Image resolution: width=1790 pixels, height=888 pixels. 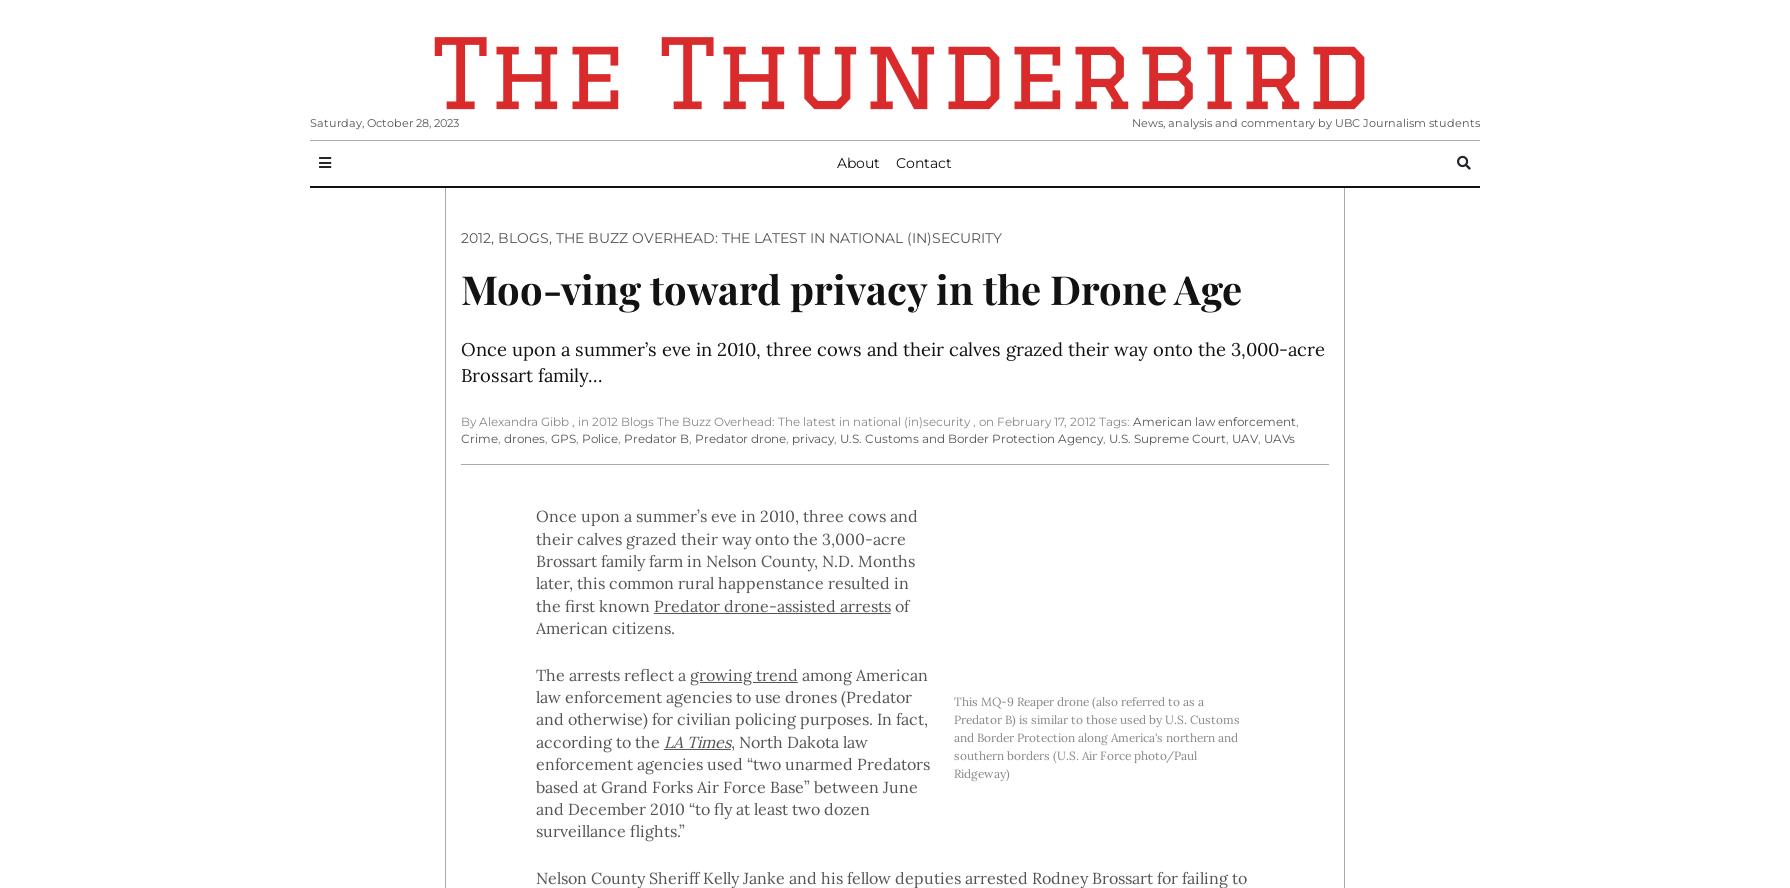 I want to click on 'Predator B', so click(x=655, y=437).